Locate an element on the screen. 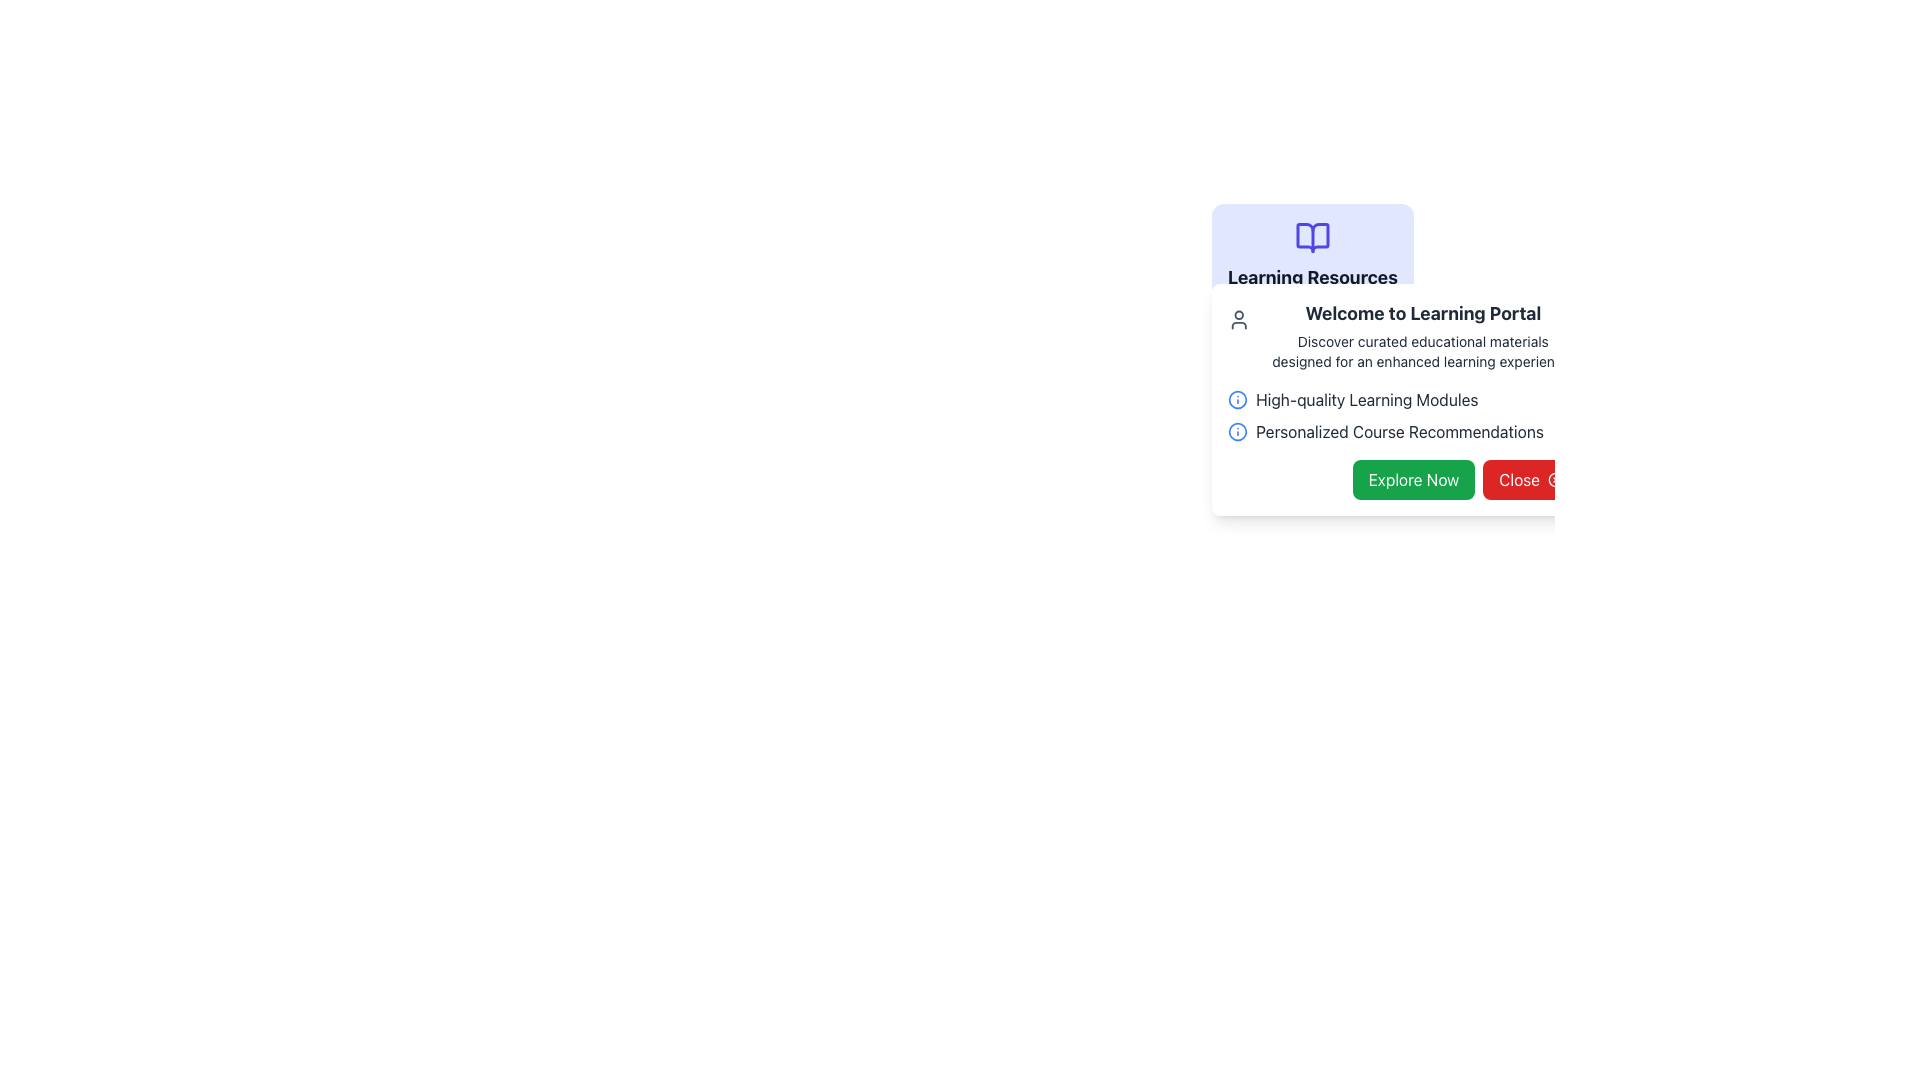  the open book icon located in the upper section of the 'Learning Resources' card, directly above the text label 'Learning Resources' is located at coordinates (1312, 237).